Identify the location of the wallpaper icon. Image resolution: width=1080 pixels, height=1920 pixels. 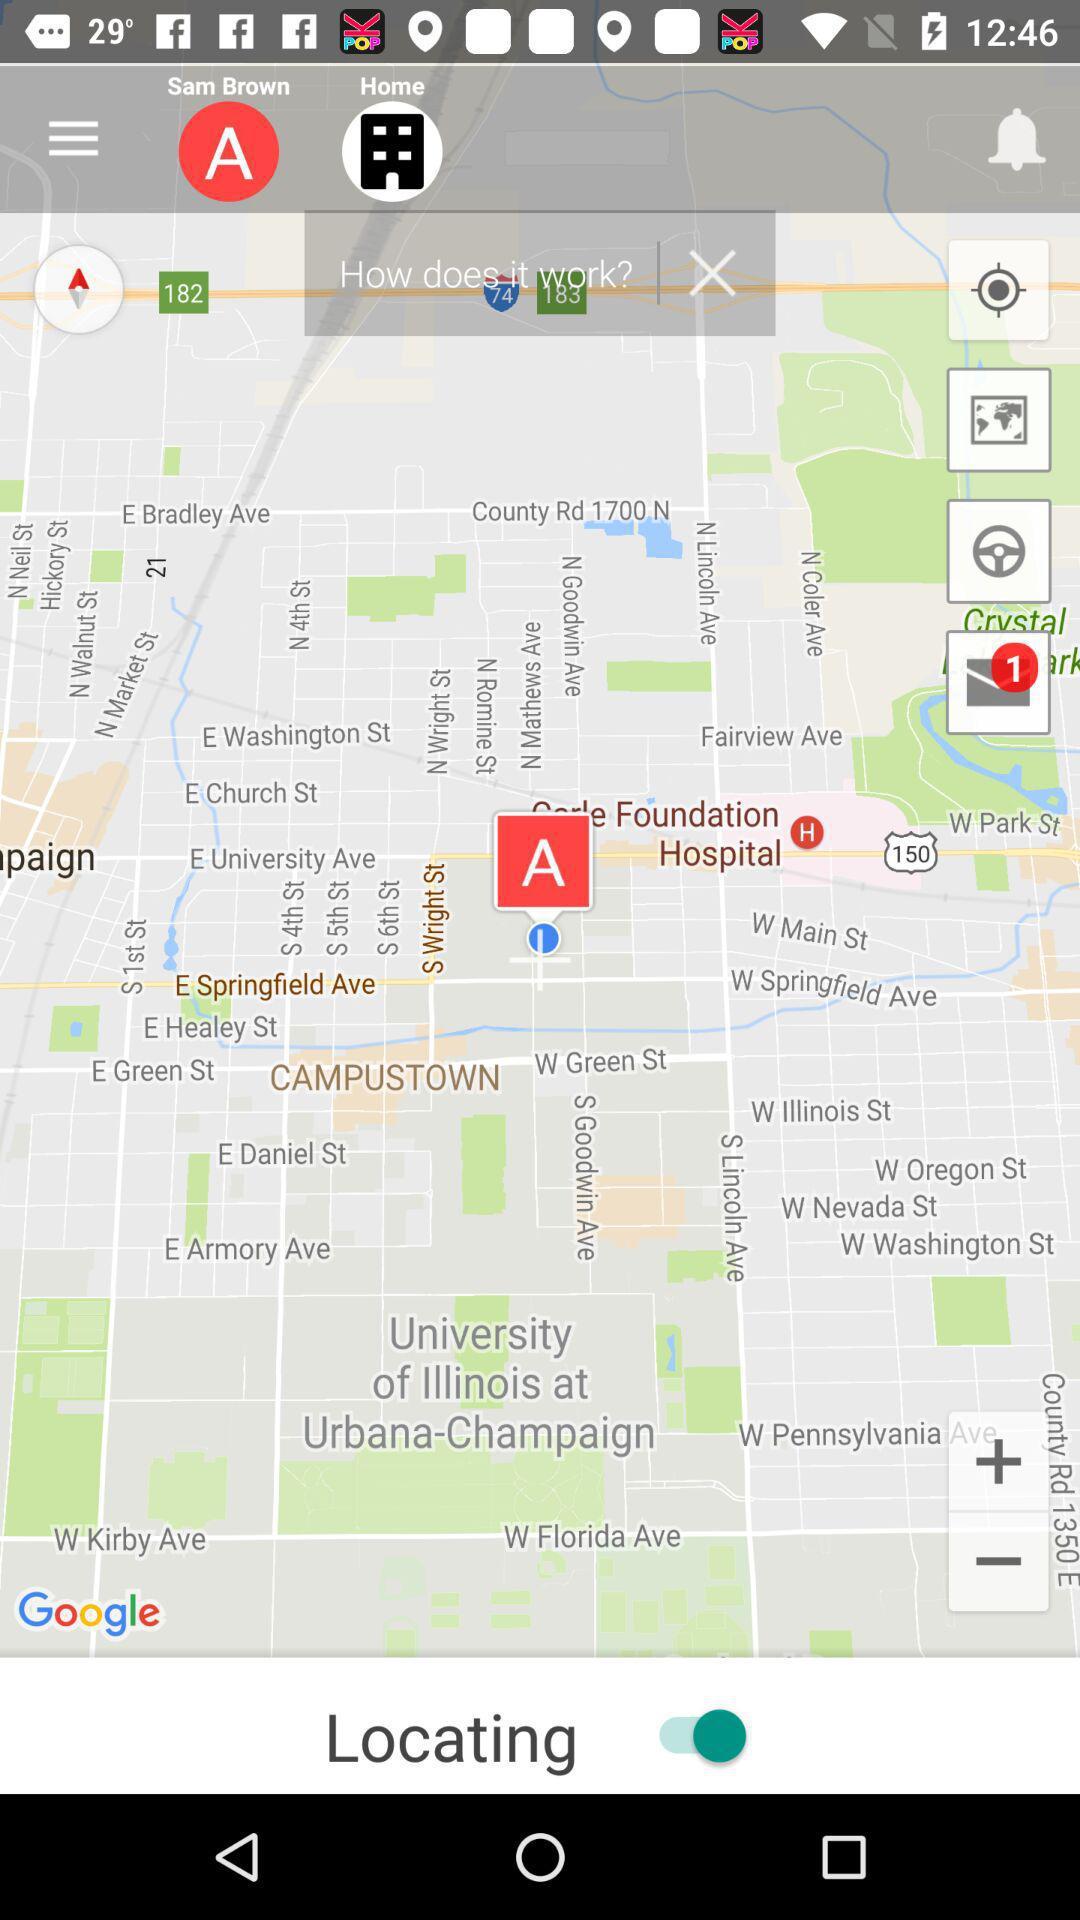
(999, 419).